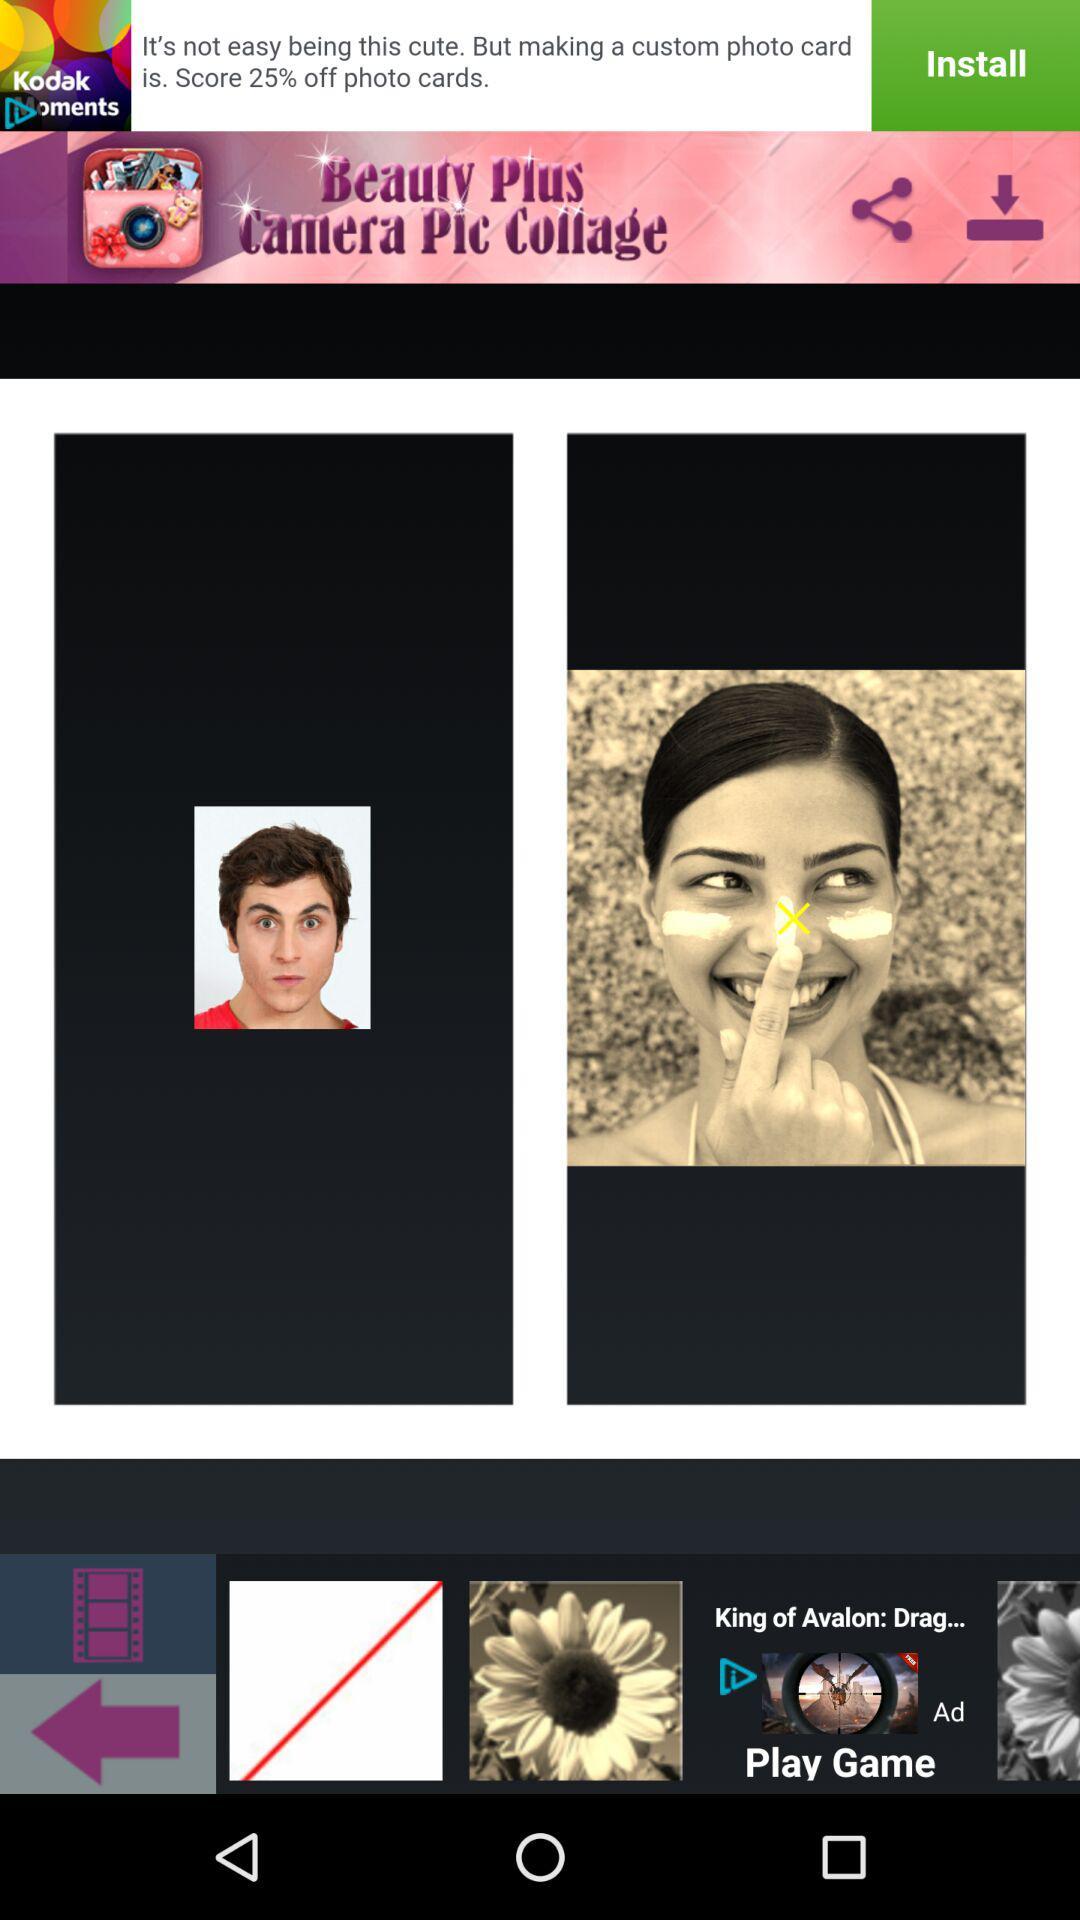 This screenshot has width=1080, height=1920. I want to click on the download icon on top right of page, so click(1005, 206).